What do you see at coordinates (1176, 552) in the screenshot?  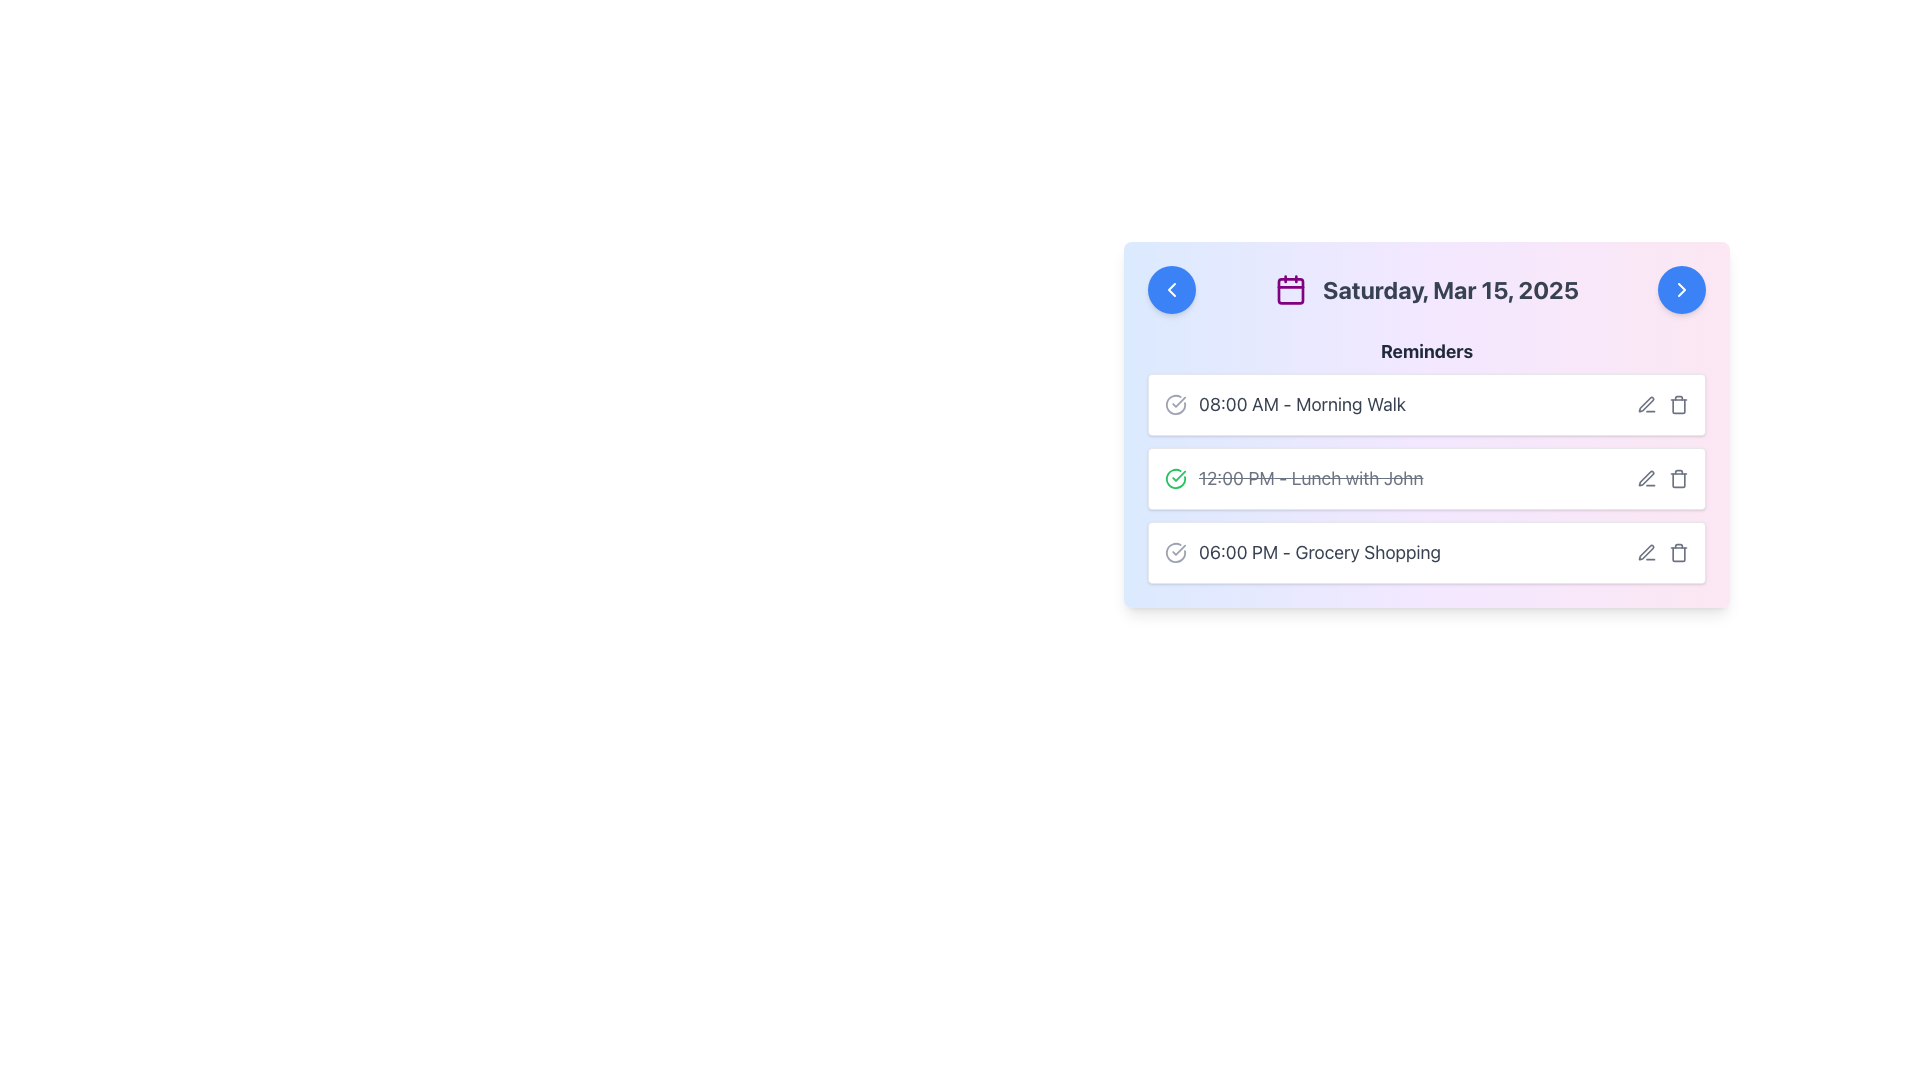 I see `the Interactive Icon` at bounding box center [1176, 552].